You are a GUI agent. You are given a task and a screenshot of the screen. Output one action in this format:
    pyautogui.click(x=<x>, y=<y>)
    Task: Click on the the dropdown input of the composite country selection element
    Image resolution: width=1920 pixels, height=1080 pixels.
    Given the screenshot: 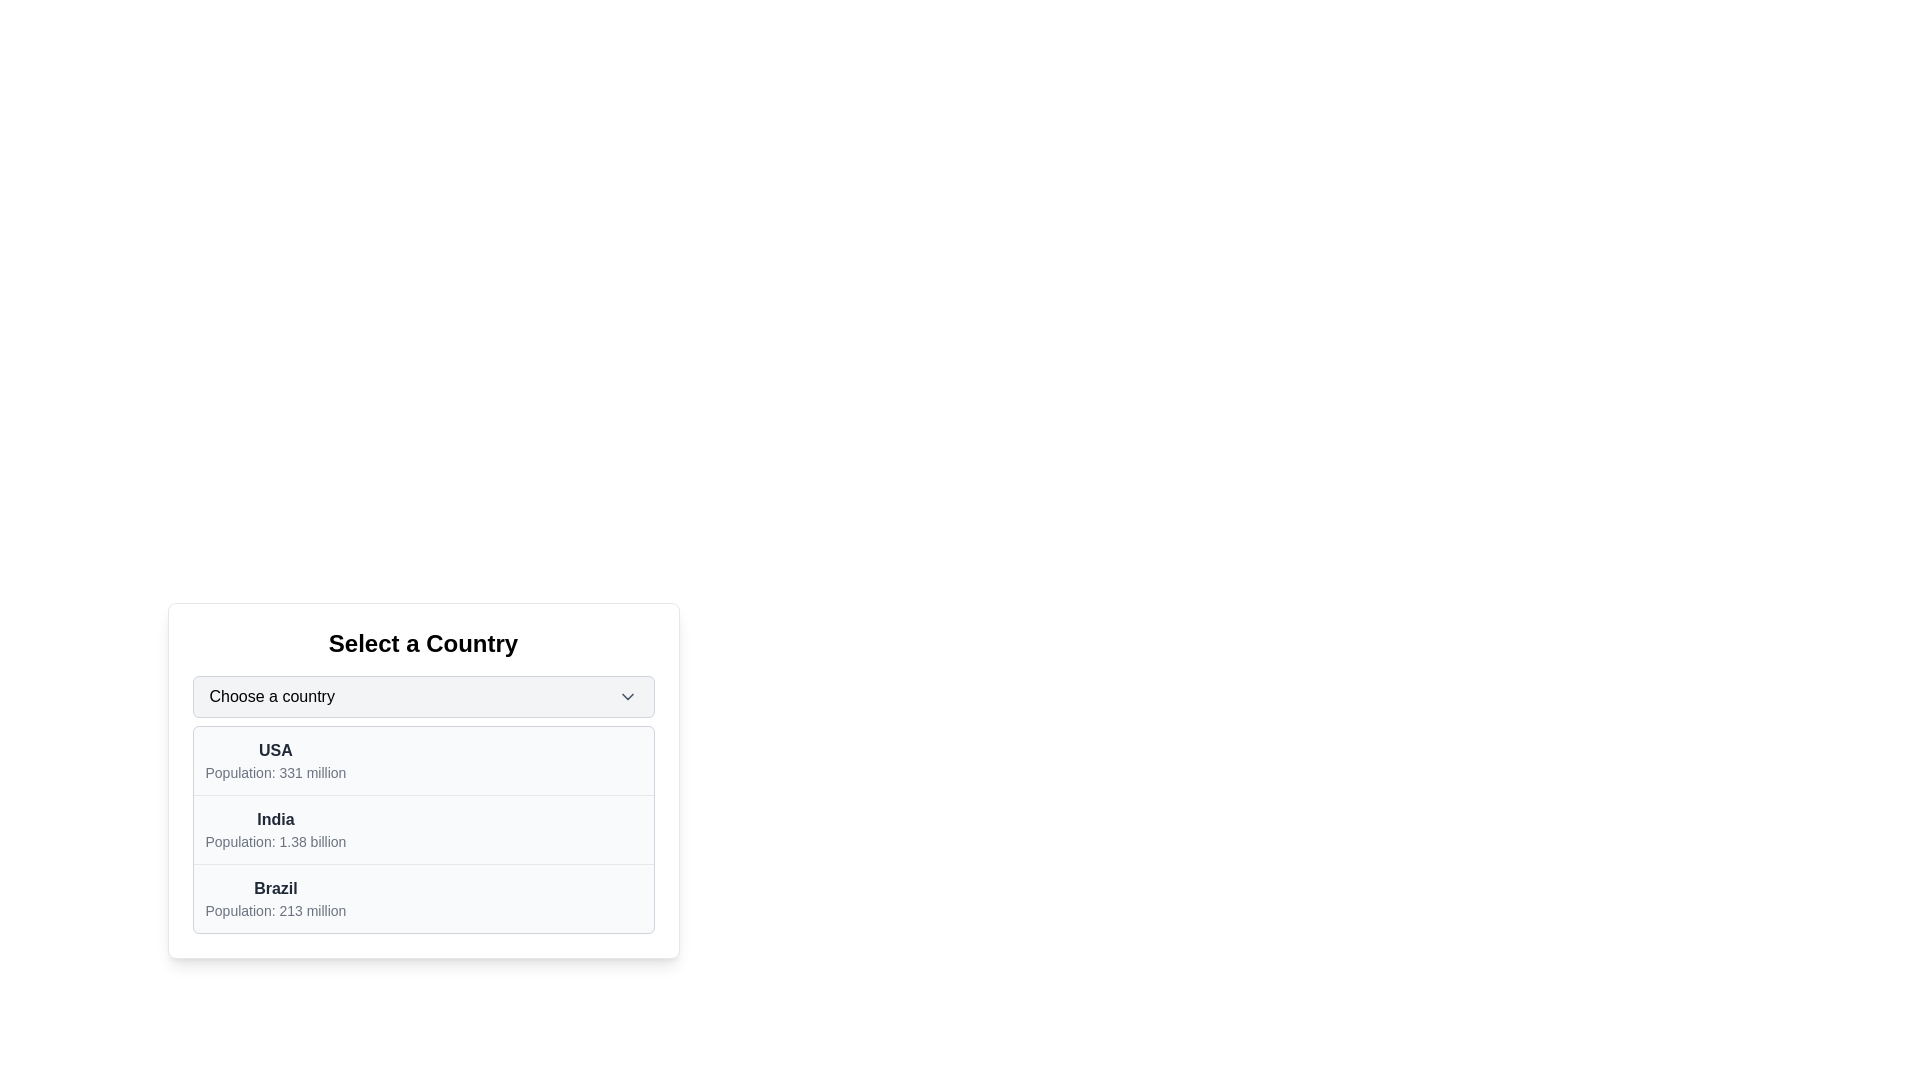 What is the action you would take?
    pyautogui.click(x=422, y=777)
    